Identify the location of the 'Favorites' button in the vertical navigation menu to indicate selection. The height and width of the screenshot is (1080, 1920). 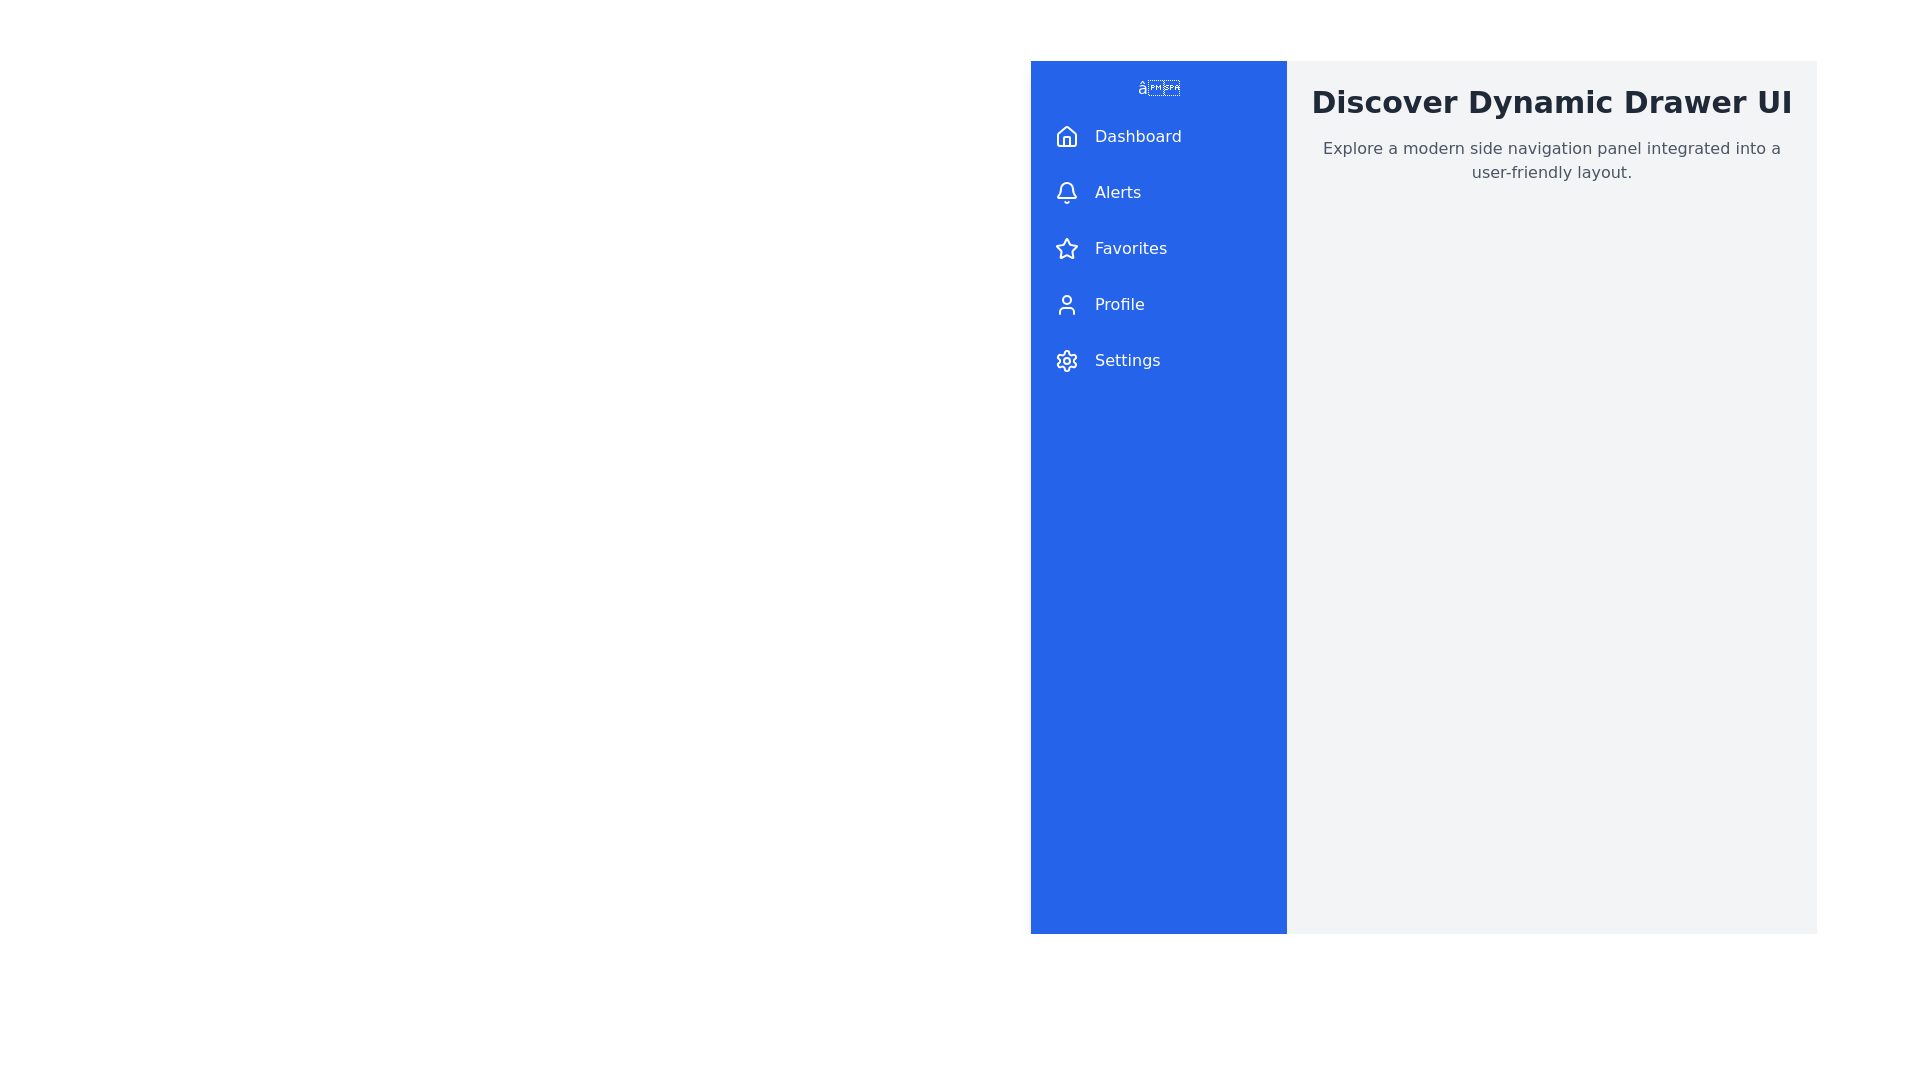
(1158, 248).